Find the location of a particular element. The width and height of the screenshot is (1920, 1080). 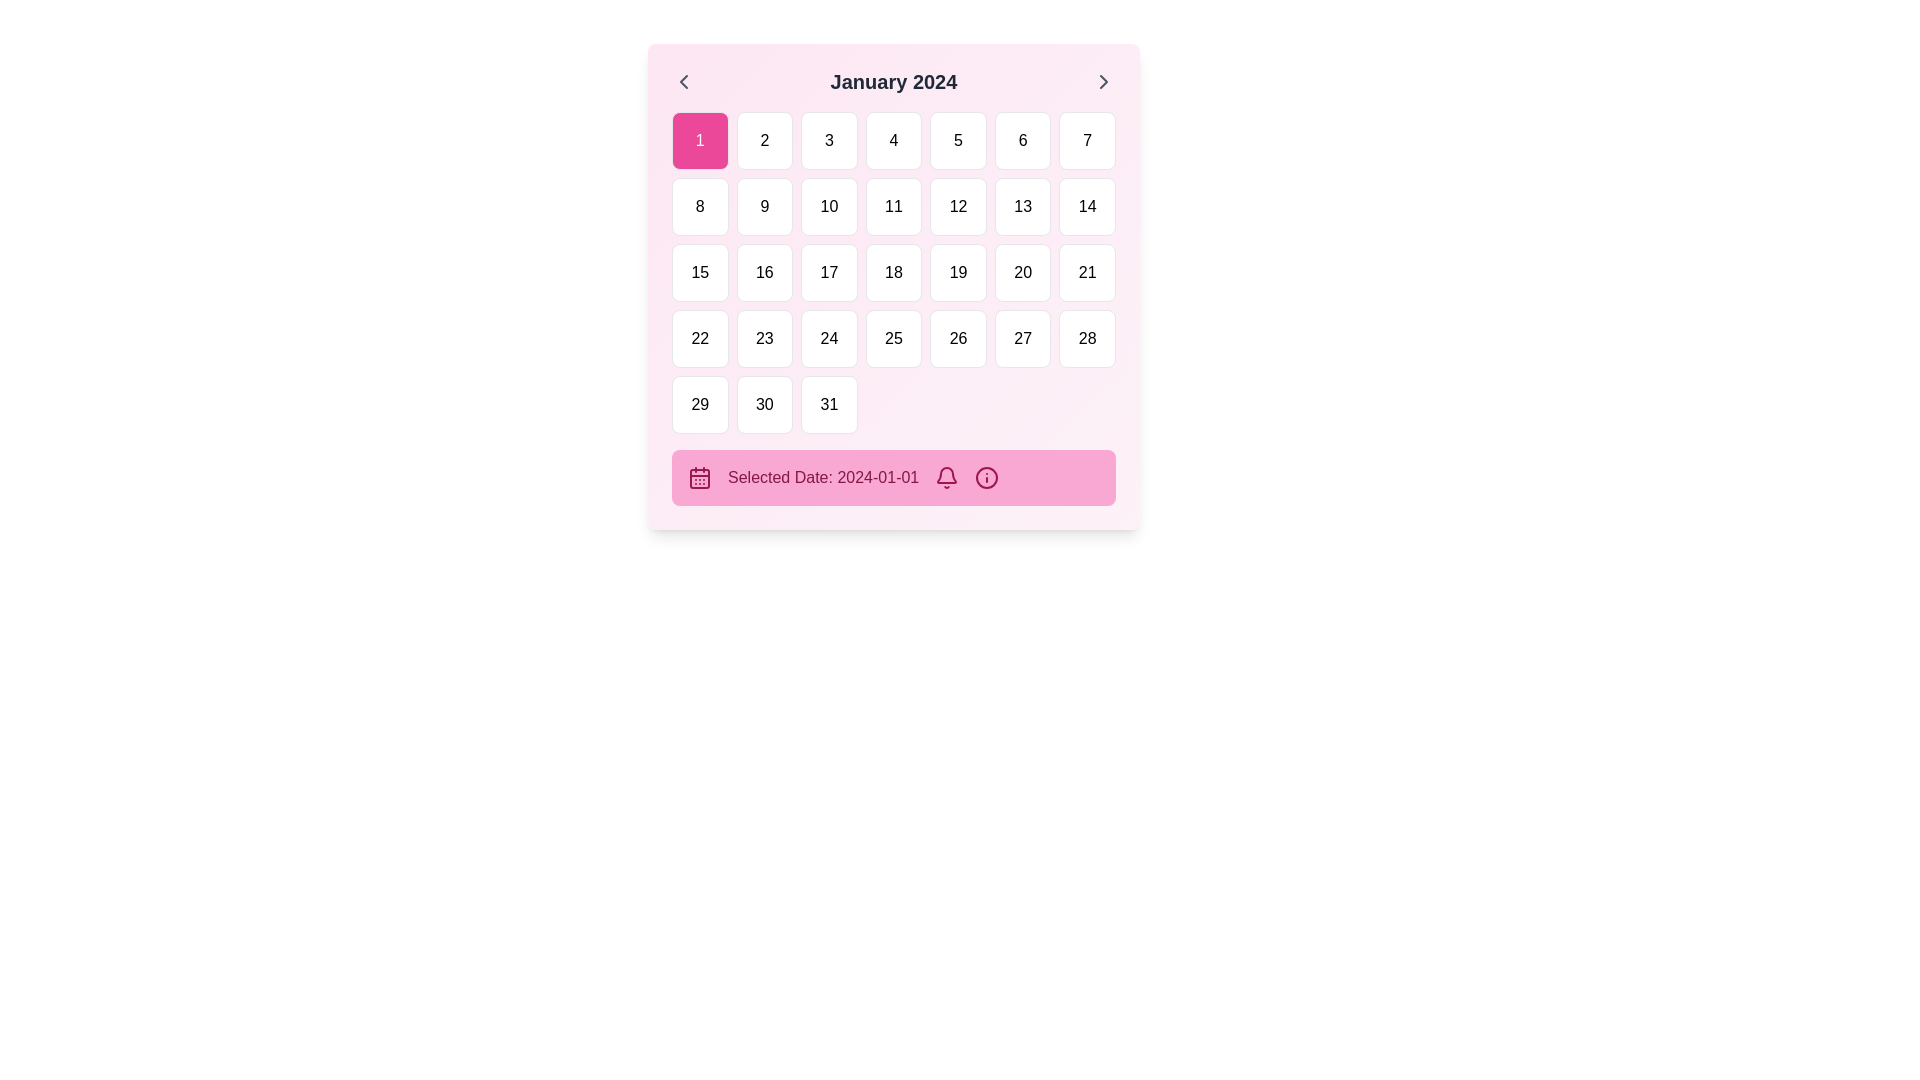

the square button with the bold number '14' on a white background in the January 2024 calendar is located at coordinates (1086, 207).